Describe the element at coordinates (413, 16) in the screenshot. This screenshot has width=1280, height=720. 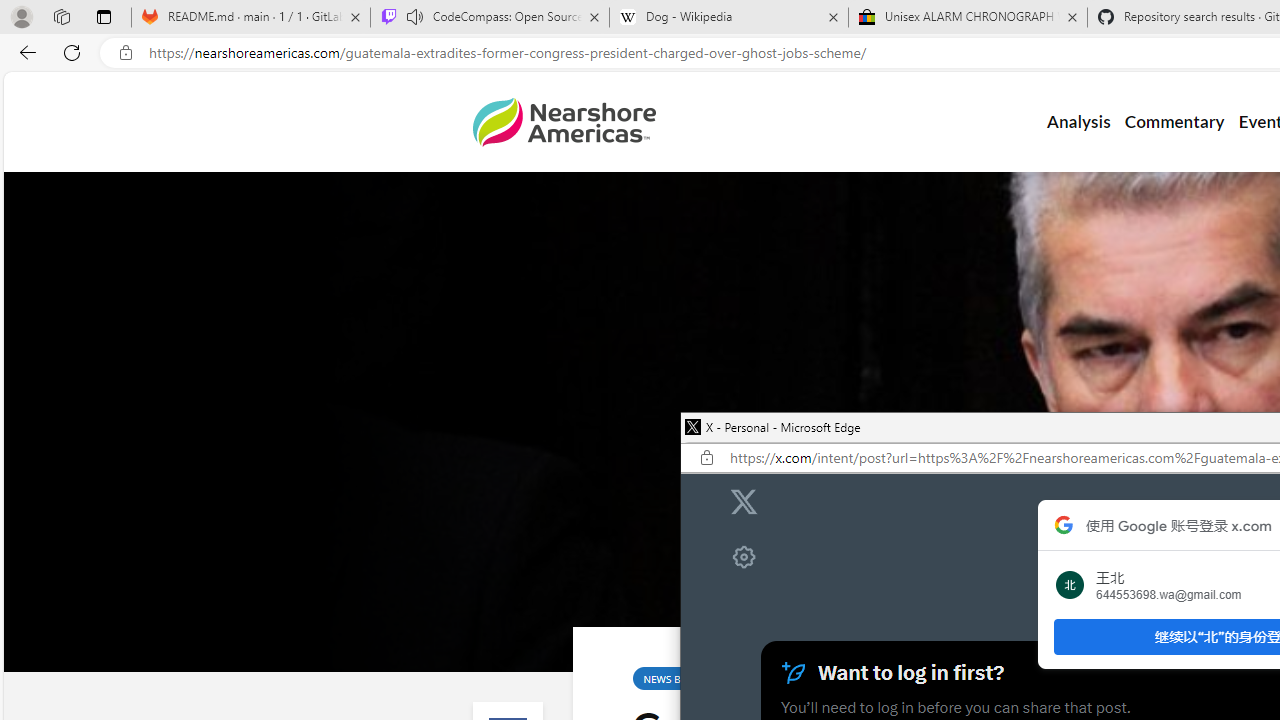
I see `'Mute tab'` at that location.